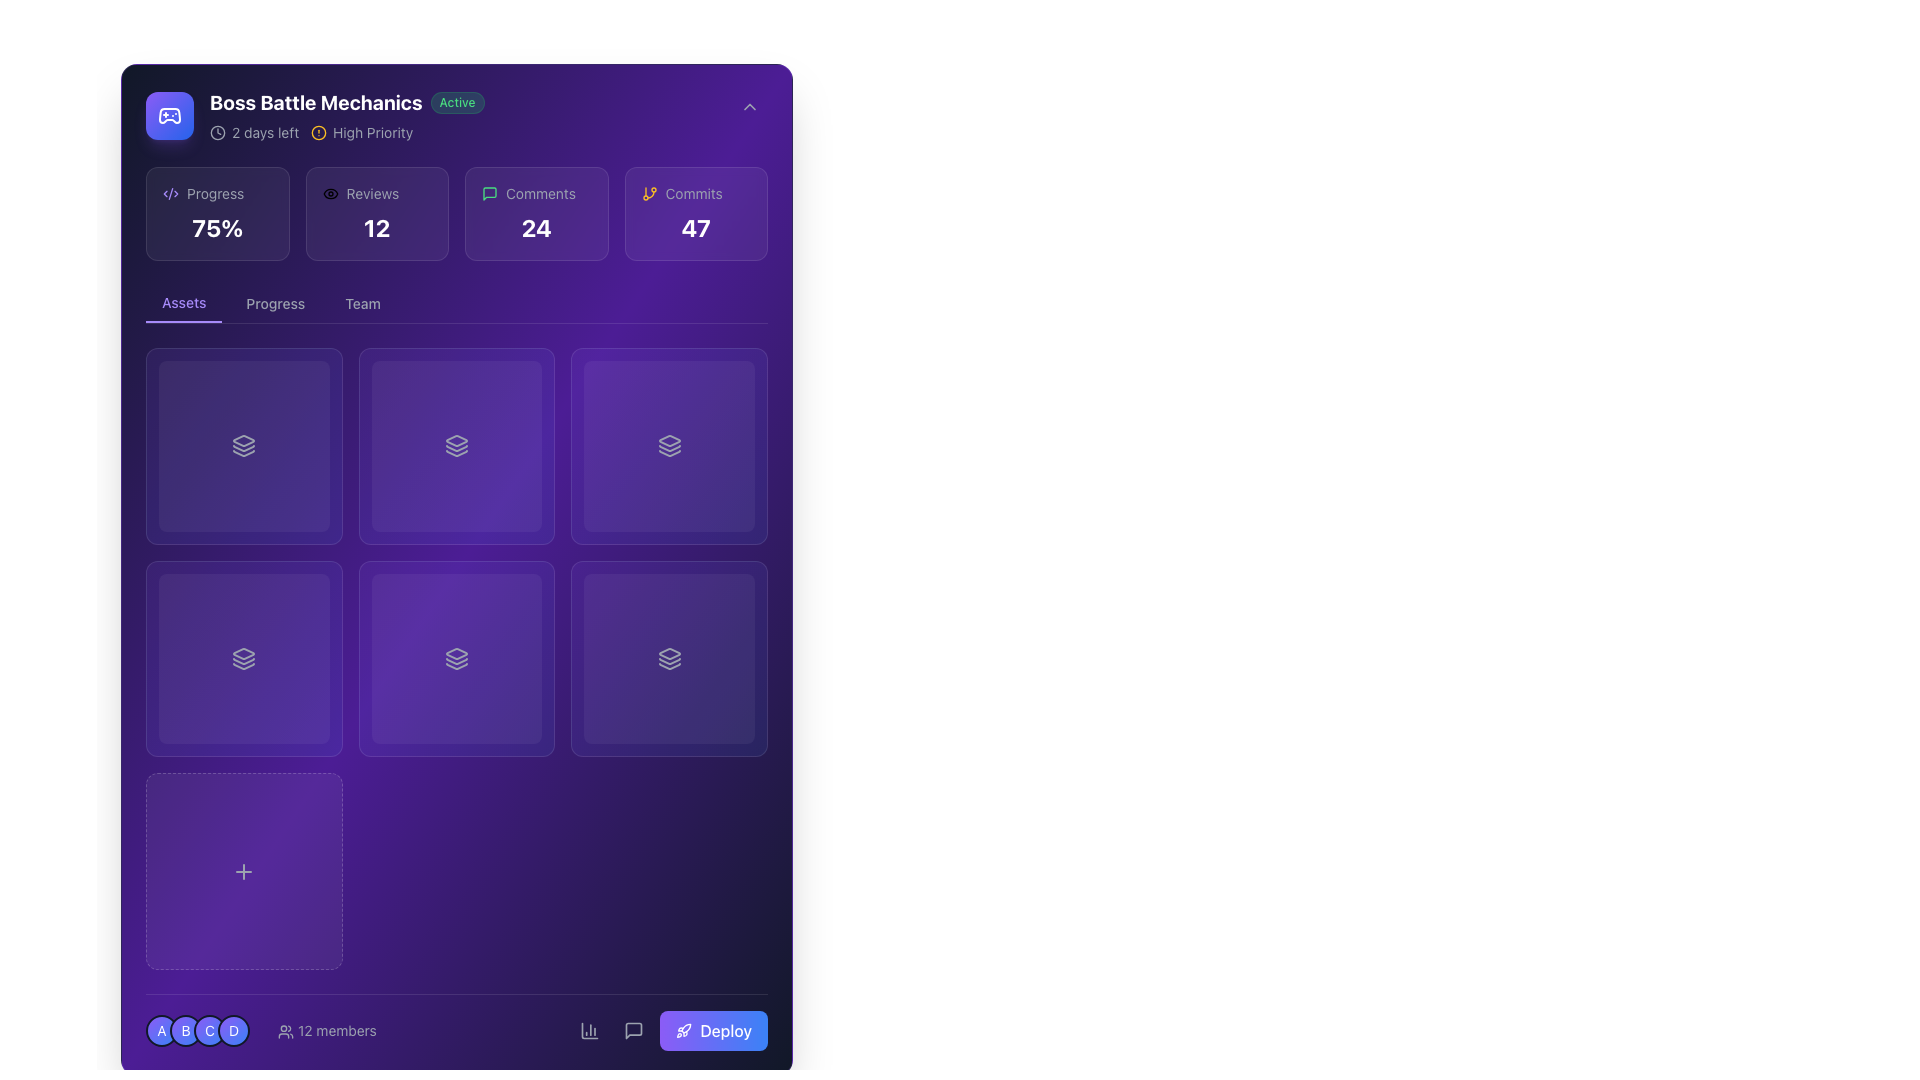 This screenshot has height=1080, width=1920. Describe the element at coordinates (234, 1030) in the screenshot. I see `the Avatar icon with a gradient background transitioning from violet to blue, containing the letter 'D' in white, located in the bottom-left corner of the interface` at that location.